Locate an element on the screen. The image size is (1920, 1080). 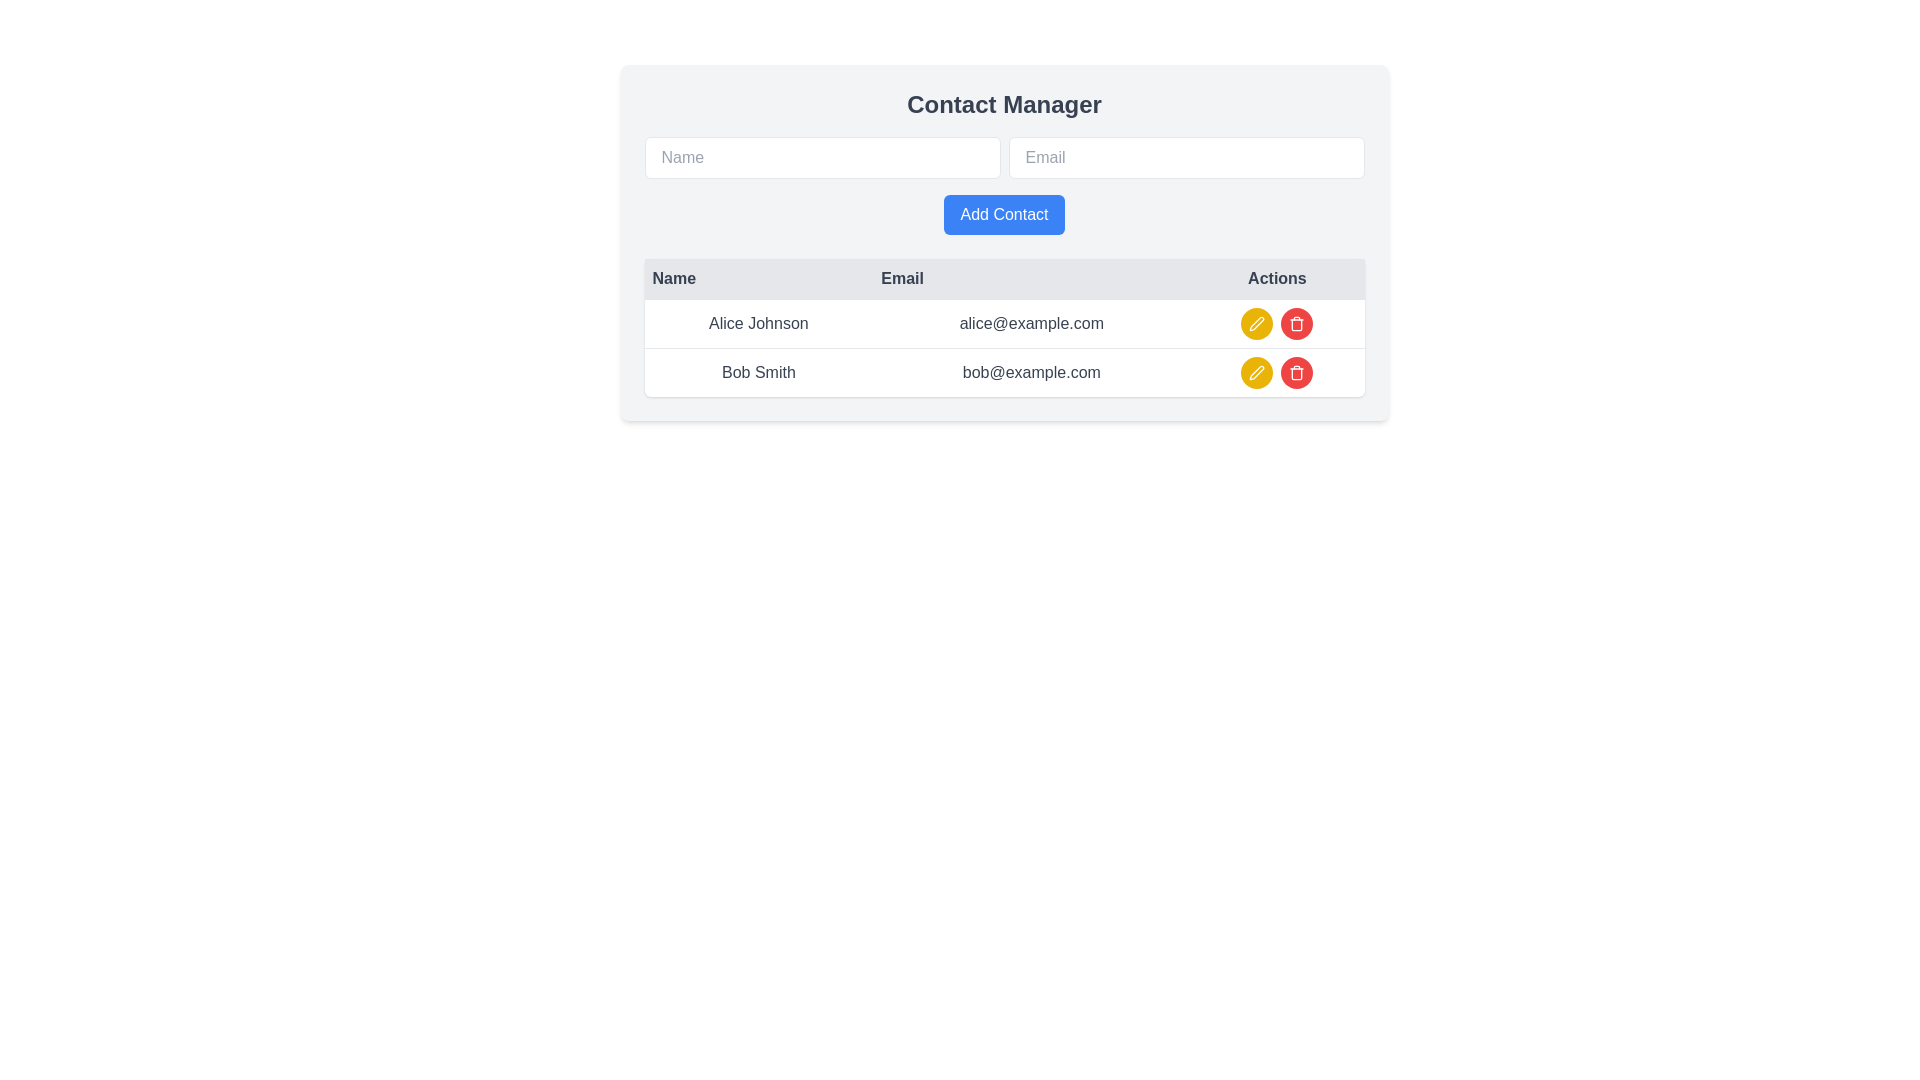
the pen icon embedded within the button in the 'Actions' column is located at coordinates (1256, 373).